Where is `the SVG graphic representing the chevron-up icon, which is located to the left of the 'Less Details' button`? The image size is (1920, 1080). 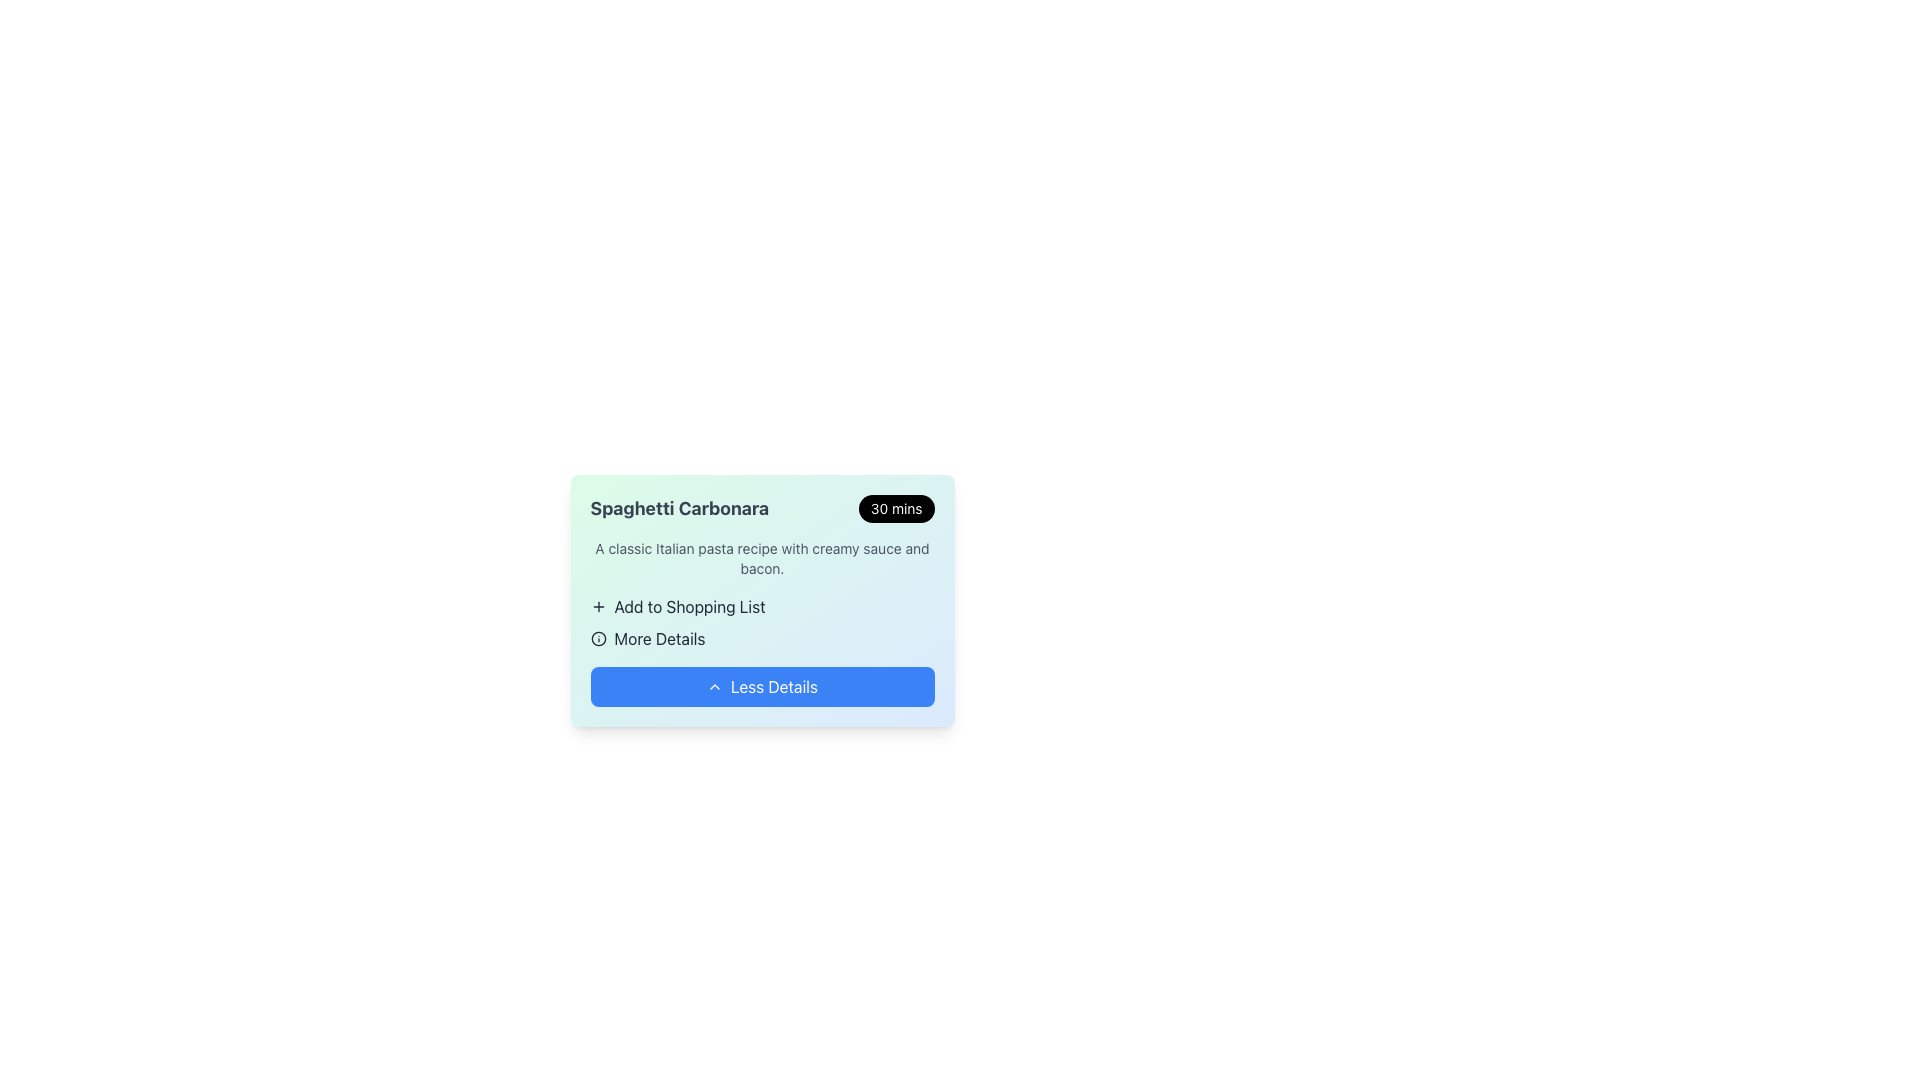
the SVG graphic representing the chevron-up icon, which is located to the left of the 'Less Details' button is located at coordinates (715, 685).